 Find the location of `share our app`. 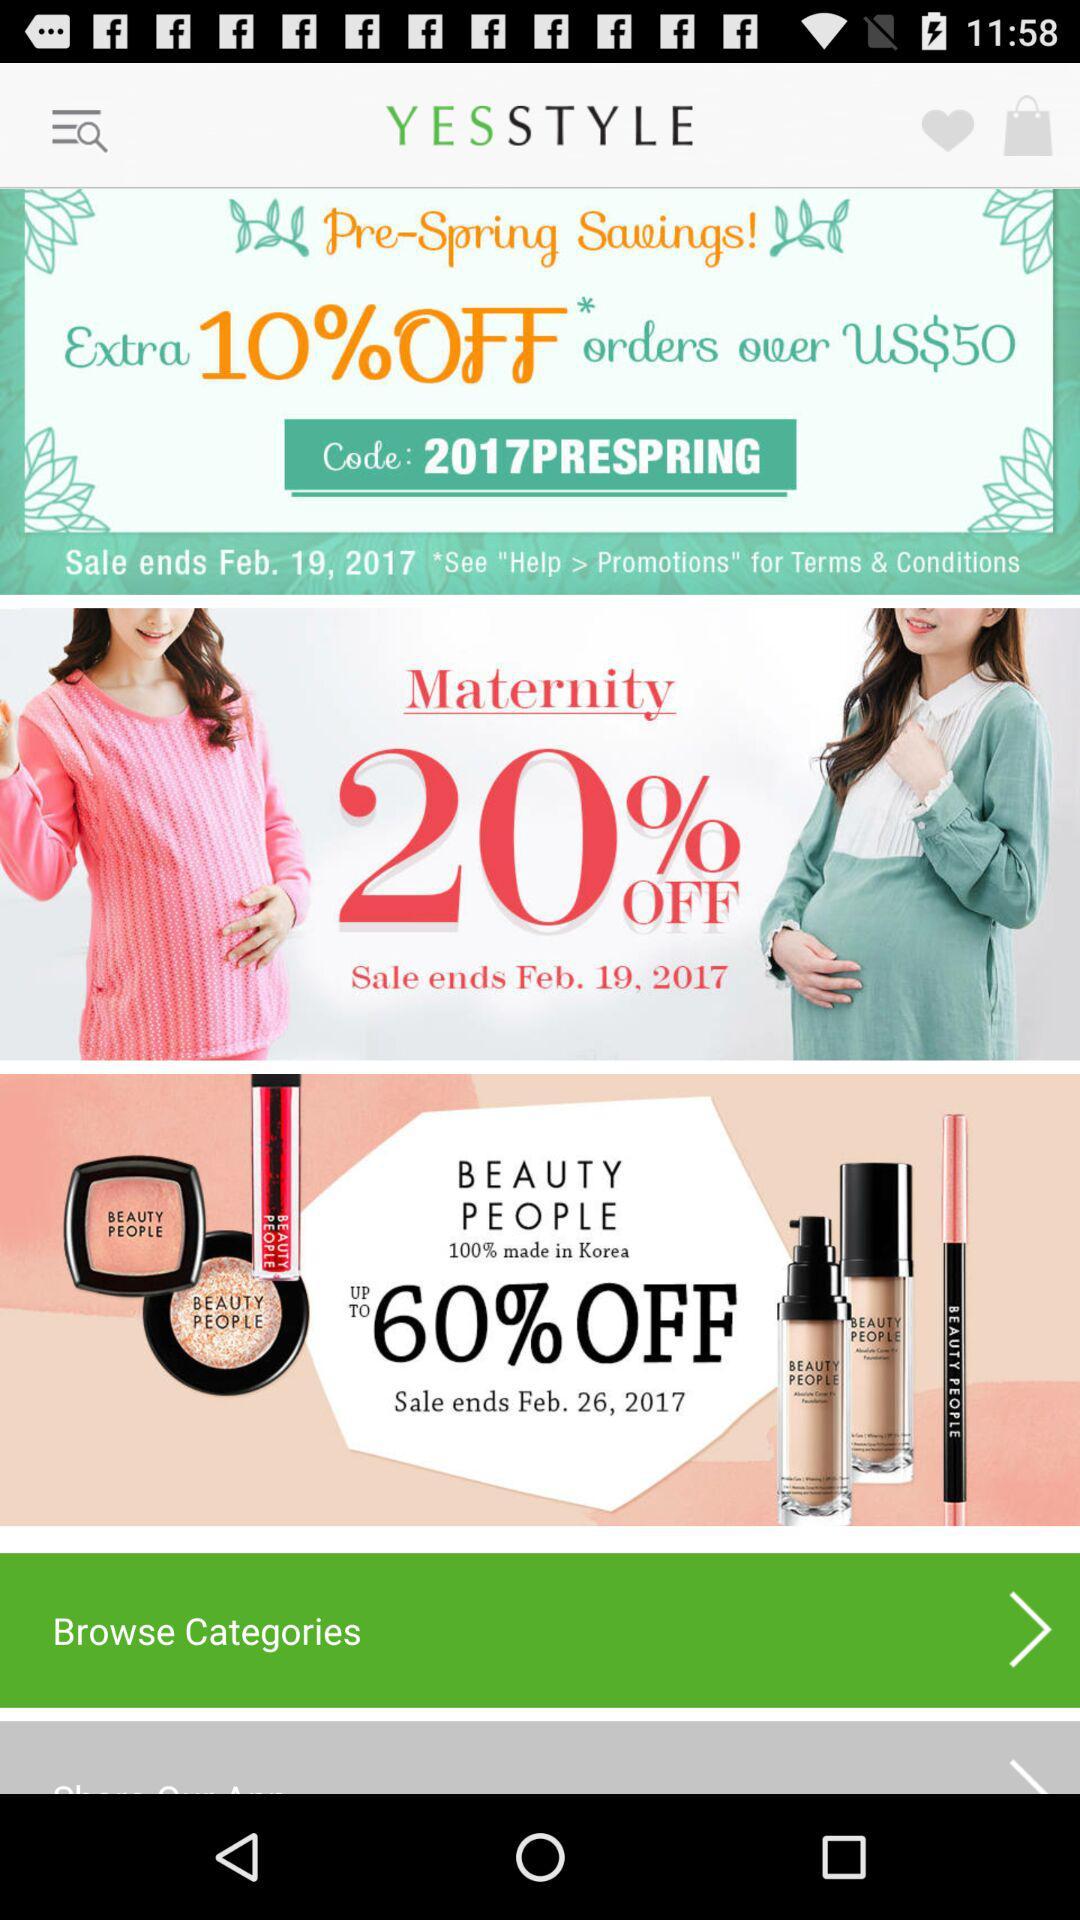

share our app is located at coordinates (540, 1756).